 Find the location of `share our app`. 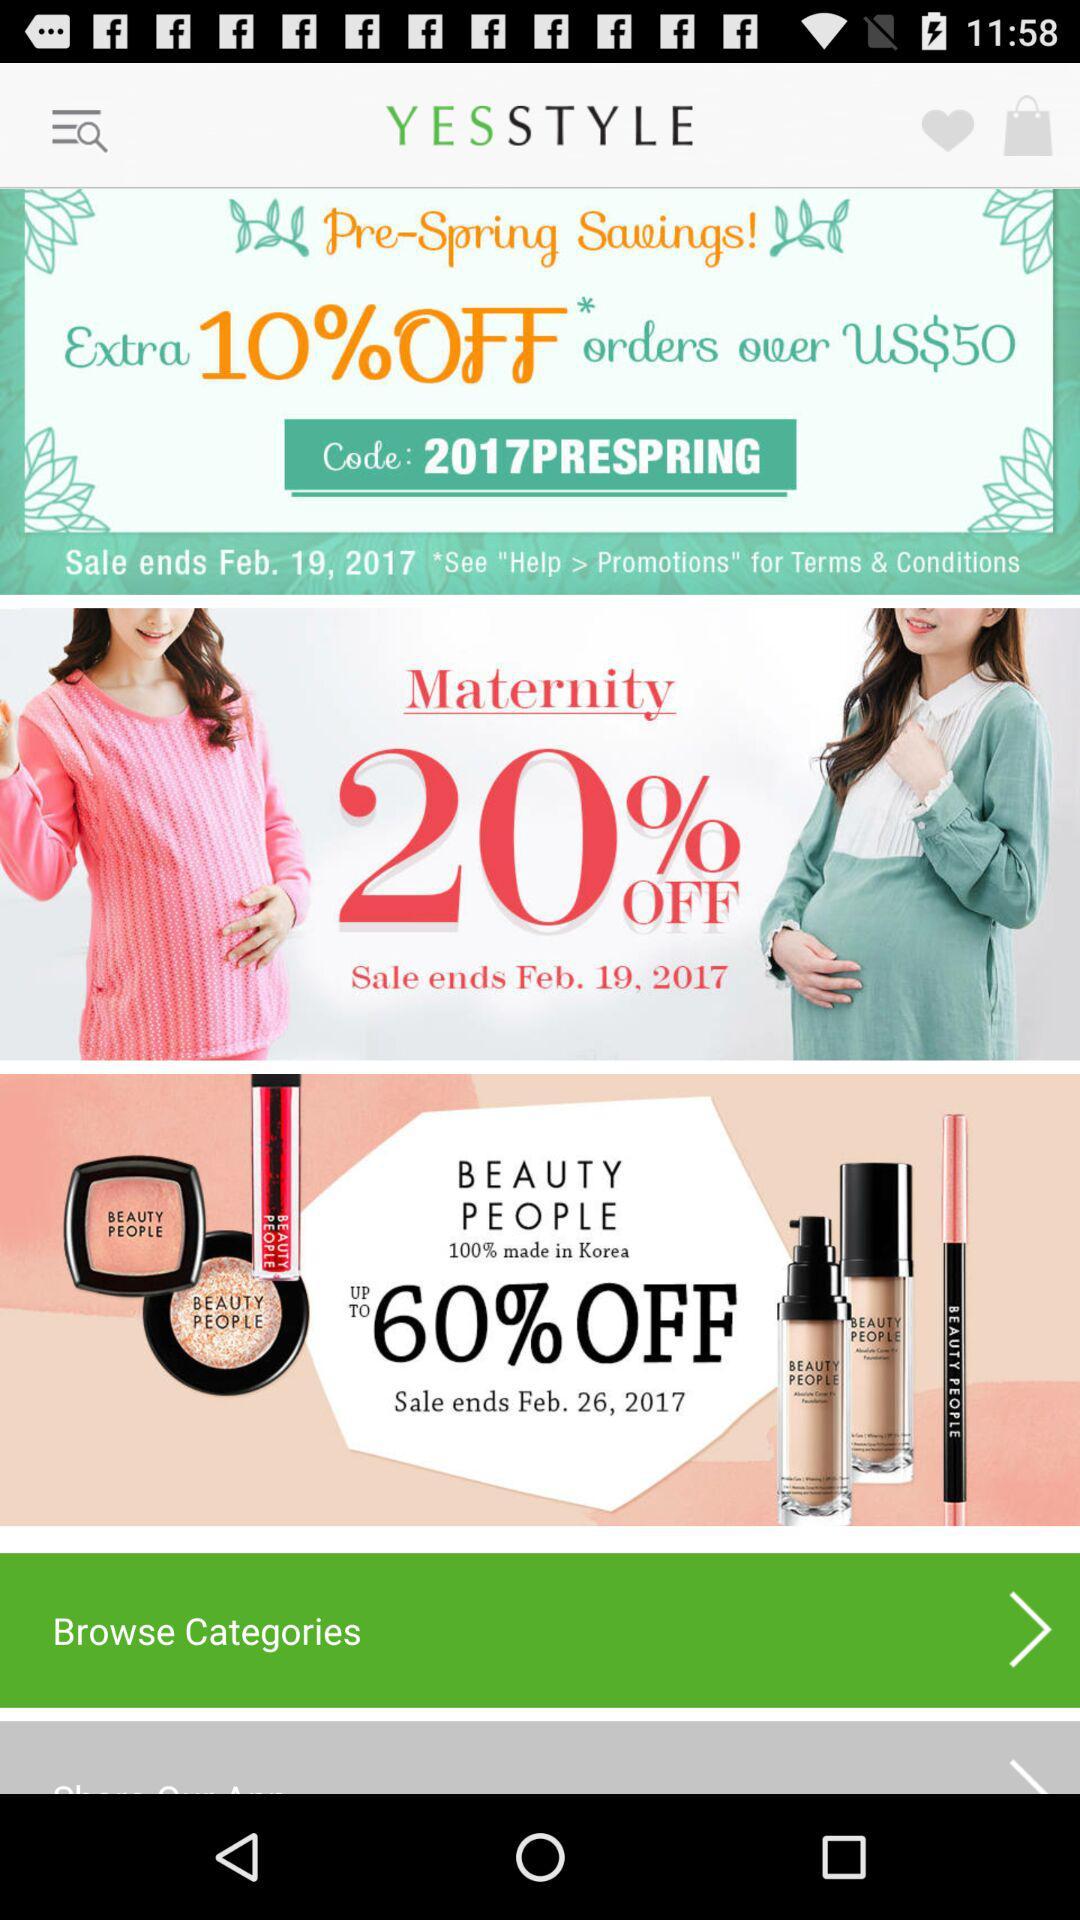

share our app is located at coordinates (540, 1756).